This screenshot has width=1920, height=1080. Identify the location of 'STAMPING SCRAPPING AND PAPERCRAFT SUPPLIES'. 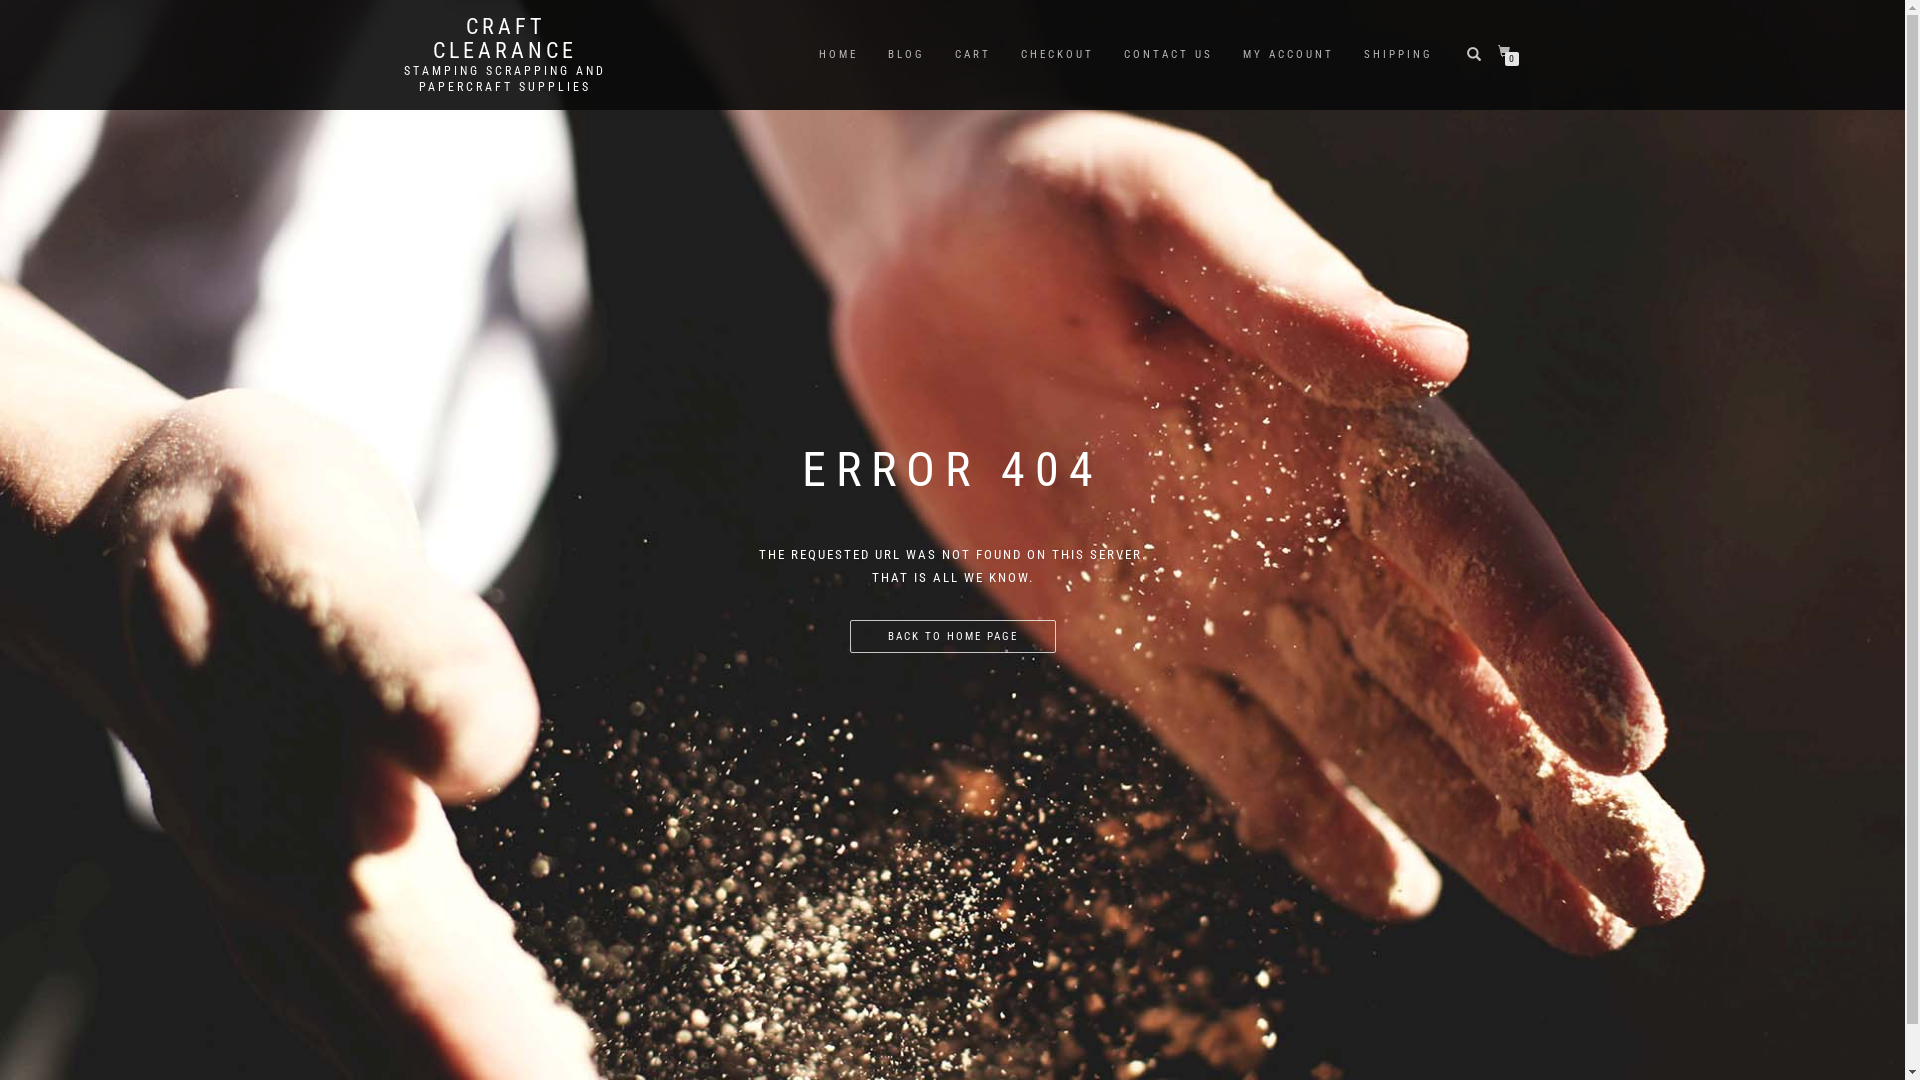
(504, 77).